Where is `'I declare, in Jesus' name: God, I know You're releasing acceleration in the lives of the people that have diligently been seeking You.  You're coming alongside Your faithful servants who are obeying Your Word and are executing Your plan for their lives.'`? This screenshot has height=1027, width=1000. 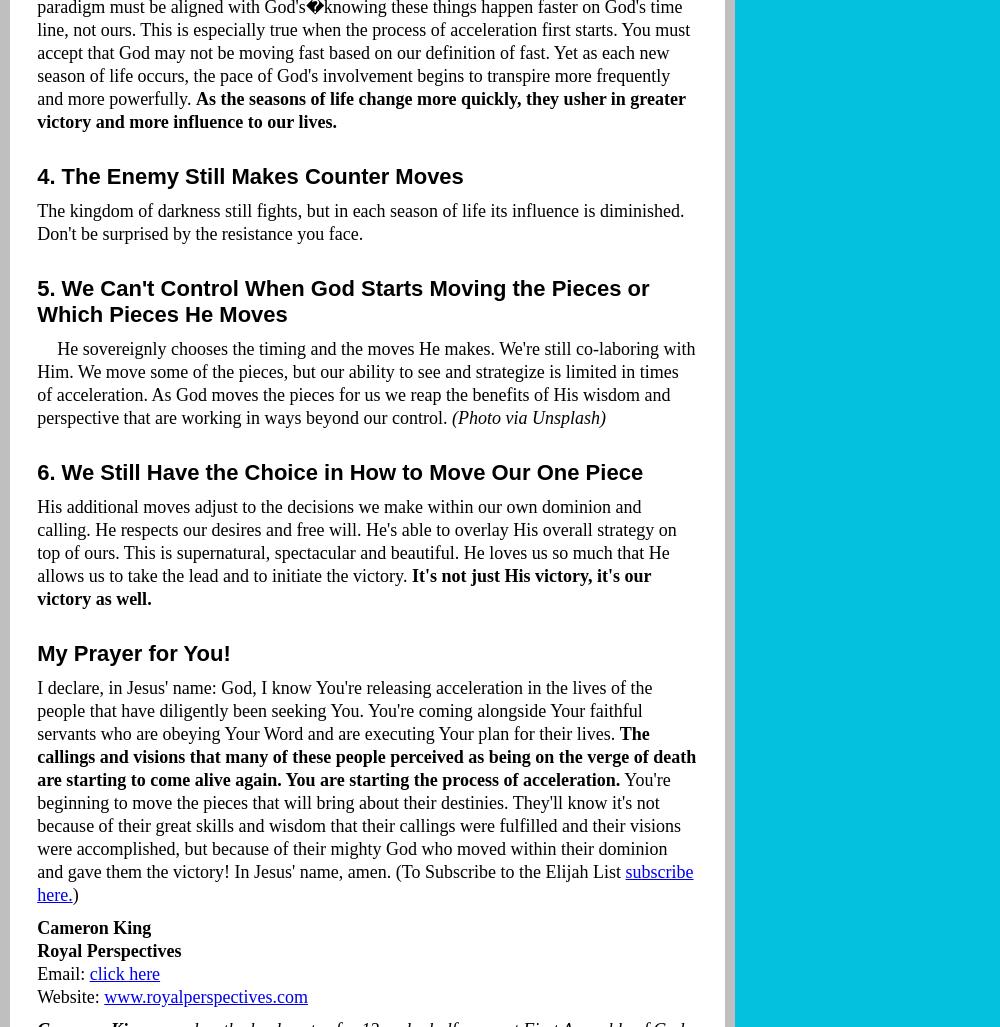
'I declare, in Jesus' name: God, I know You're releasing acceleration in the lives of the people that have diligently been seeking You.  You're coming alongside Your faithful servants who are obeying Your Word and are executing Your plan for their lives.' is located at coordinates (37, 710).